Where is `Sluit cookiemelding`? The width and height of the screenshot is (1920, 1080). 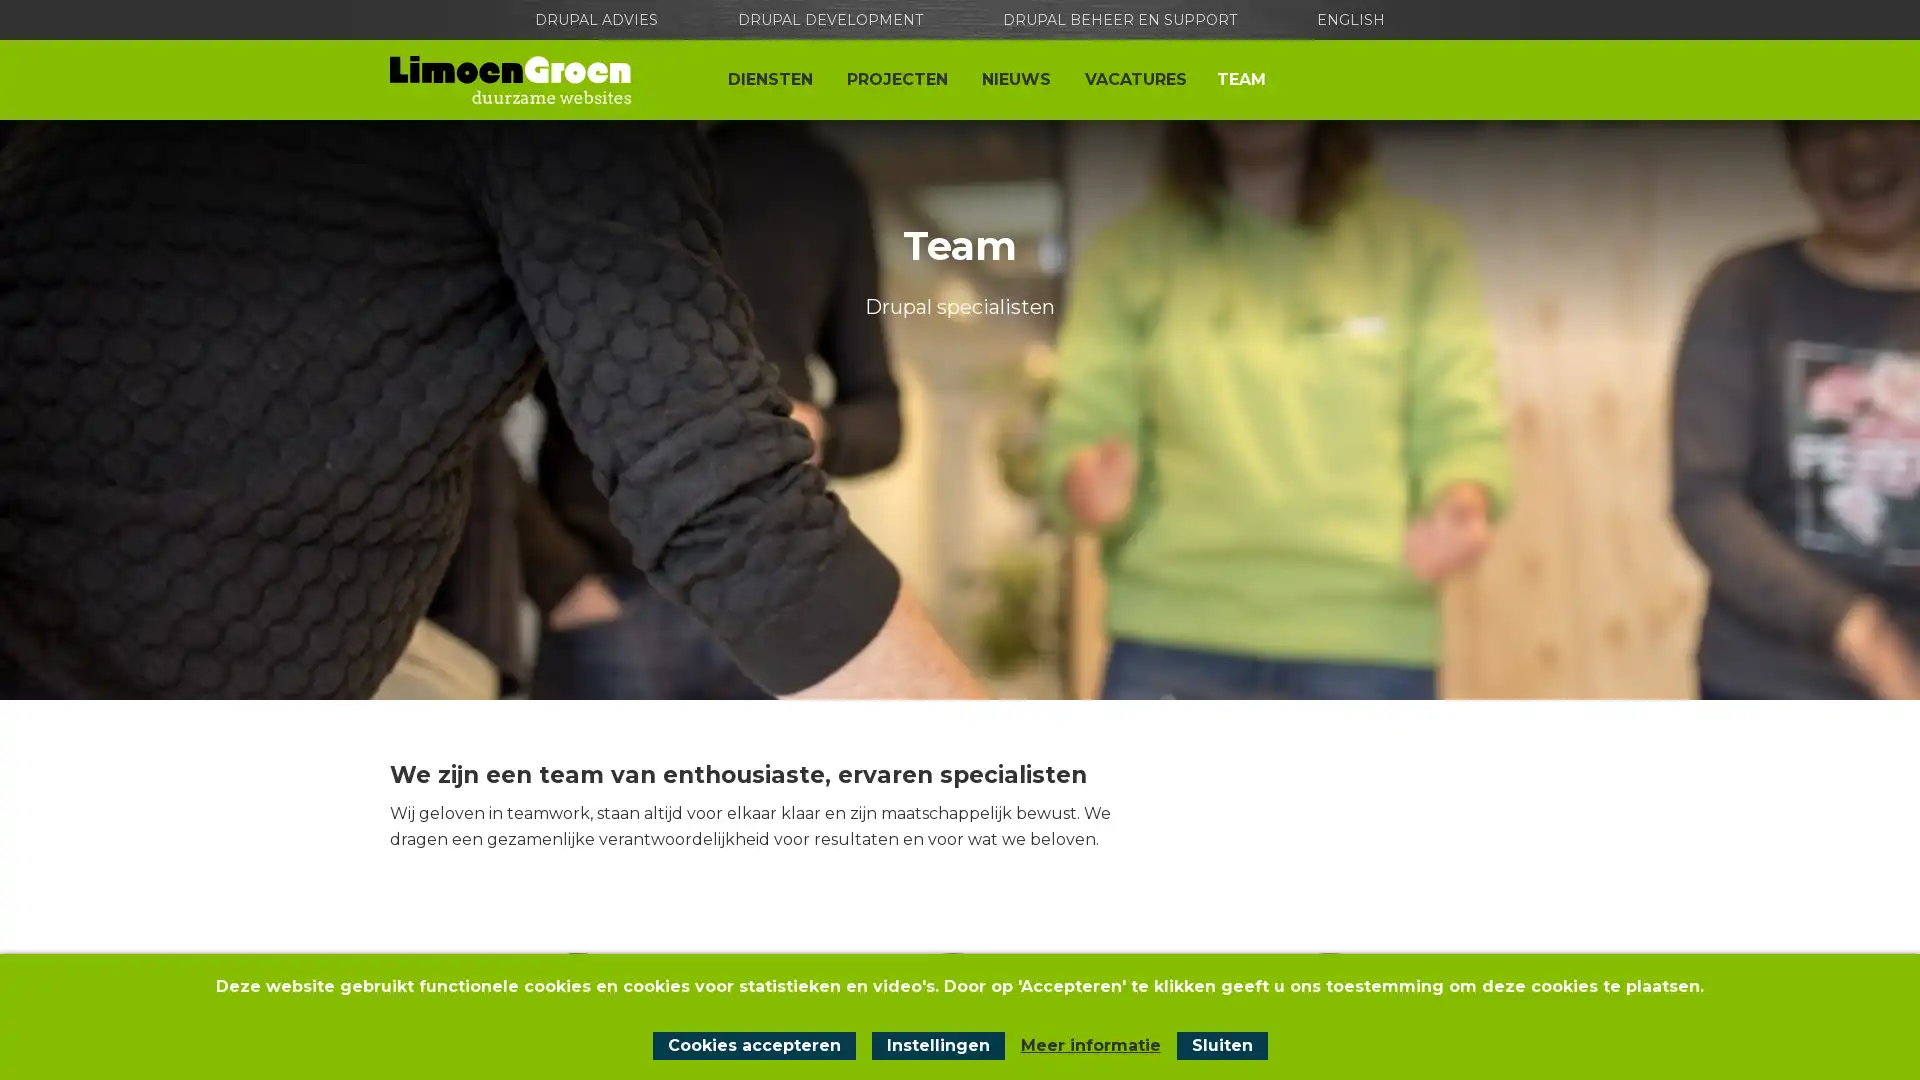
Sluit cookiemelding is located at coordinates (1220, 1044).